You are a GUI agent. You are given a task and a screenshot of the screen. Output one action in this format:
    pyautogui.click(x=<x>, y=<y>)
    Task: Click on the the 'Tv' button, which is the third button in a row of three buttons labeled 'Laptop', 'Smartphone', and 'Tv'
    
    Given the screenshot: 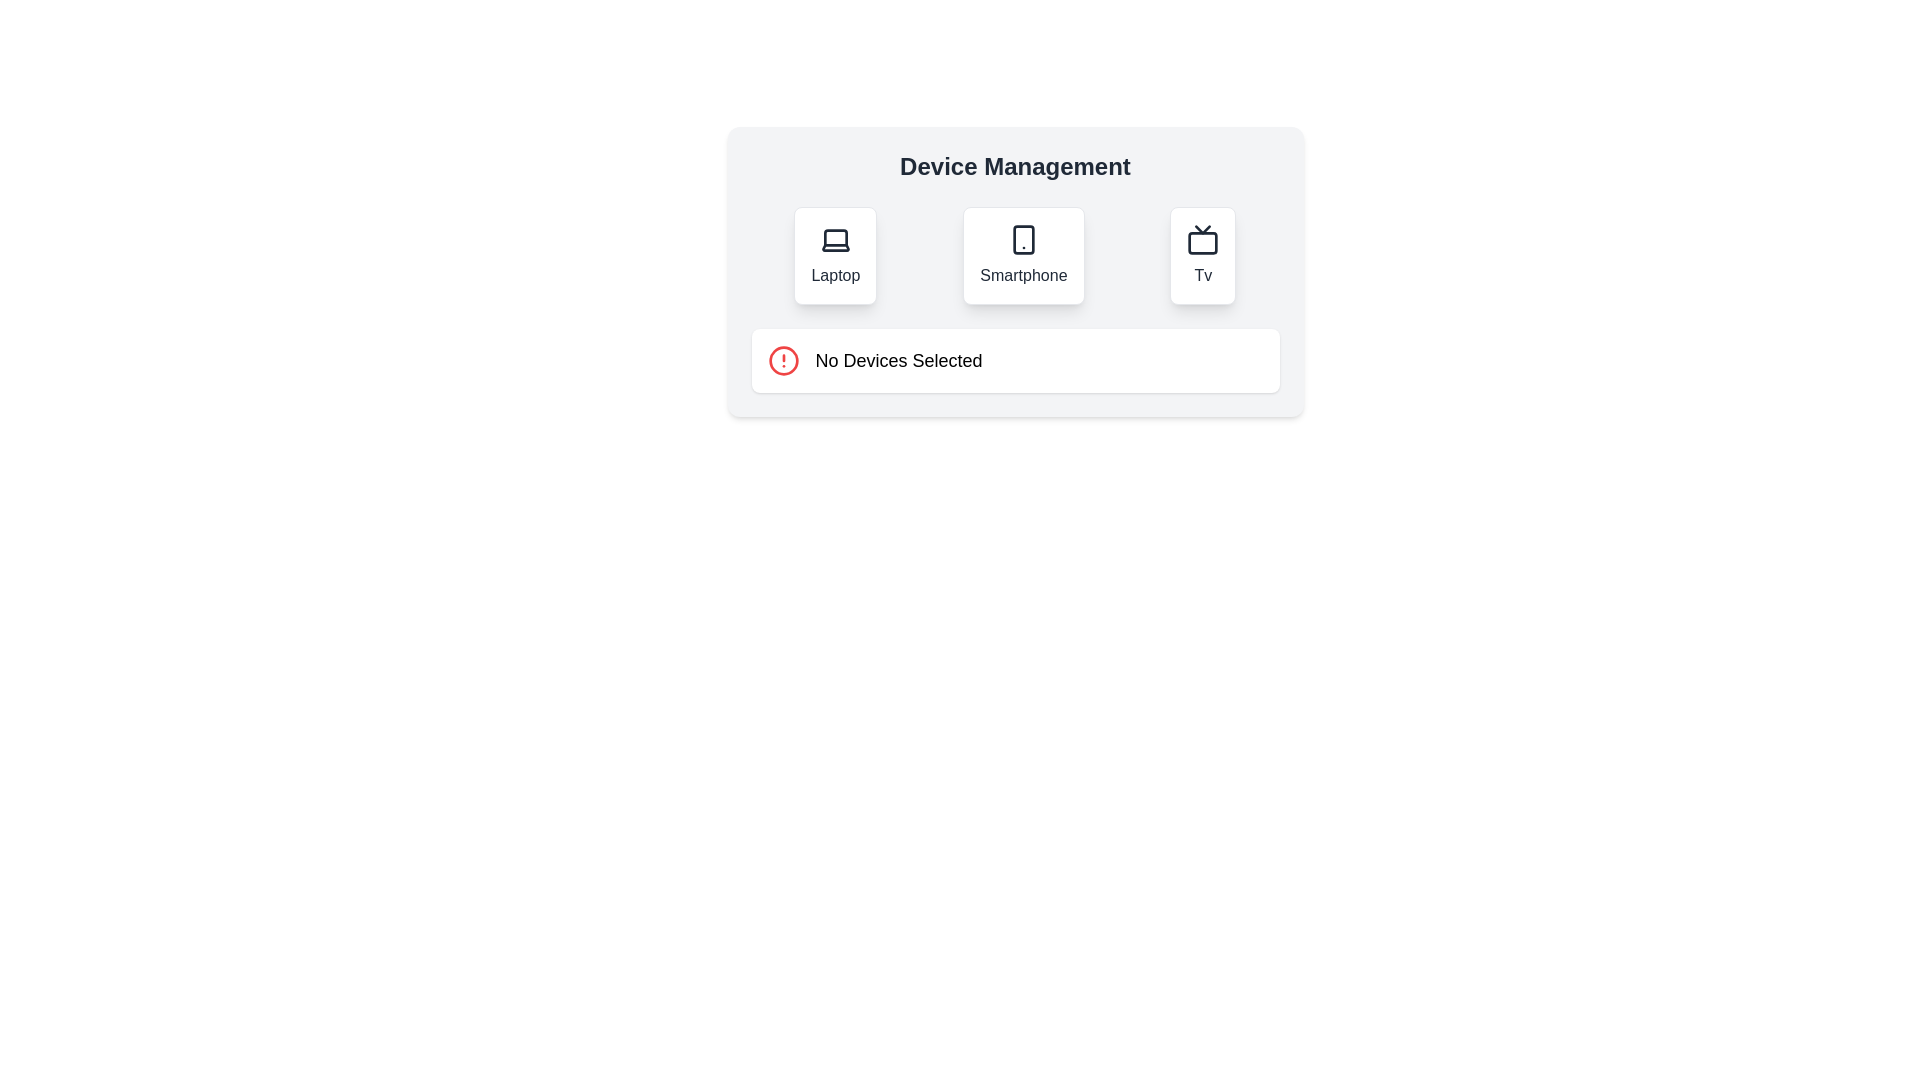 What is the action you would take?
    pyautogui.click(x=1202, y=254)
    